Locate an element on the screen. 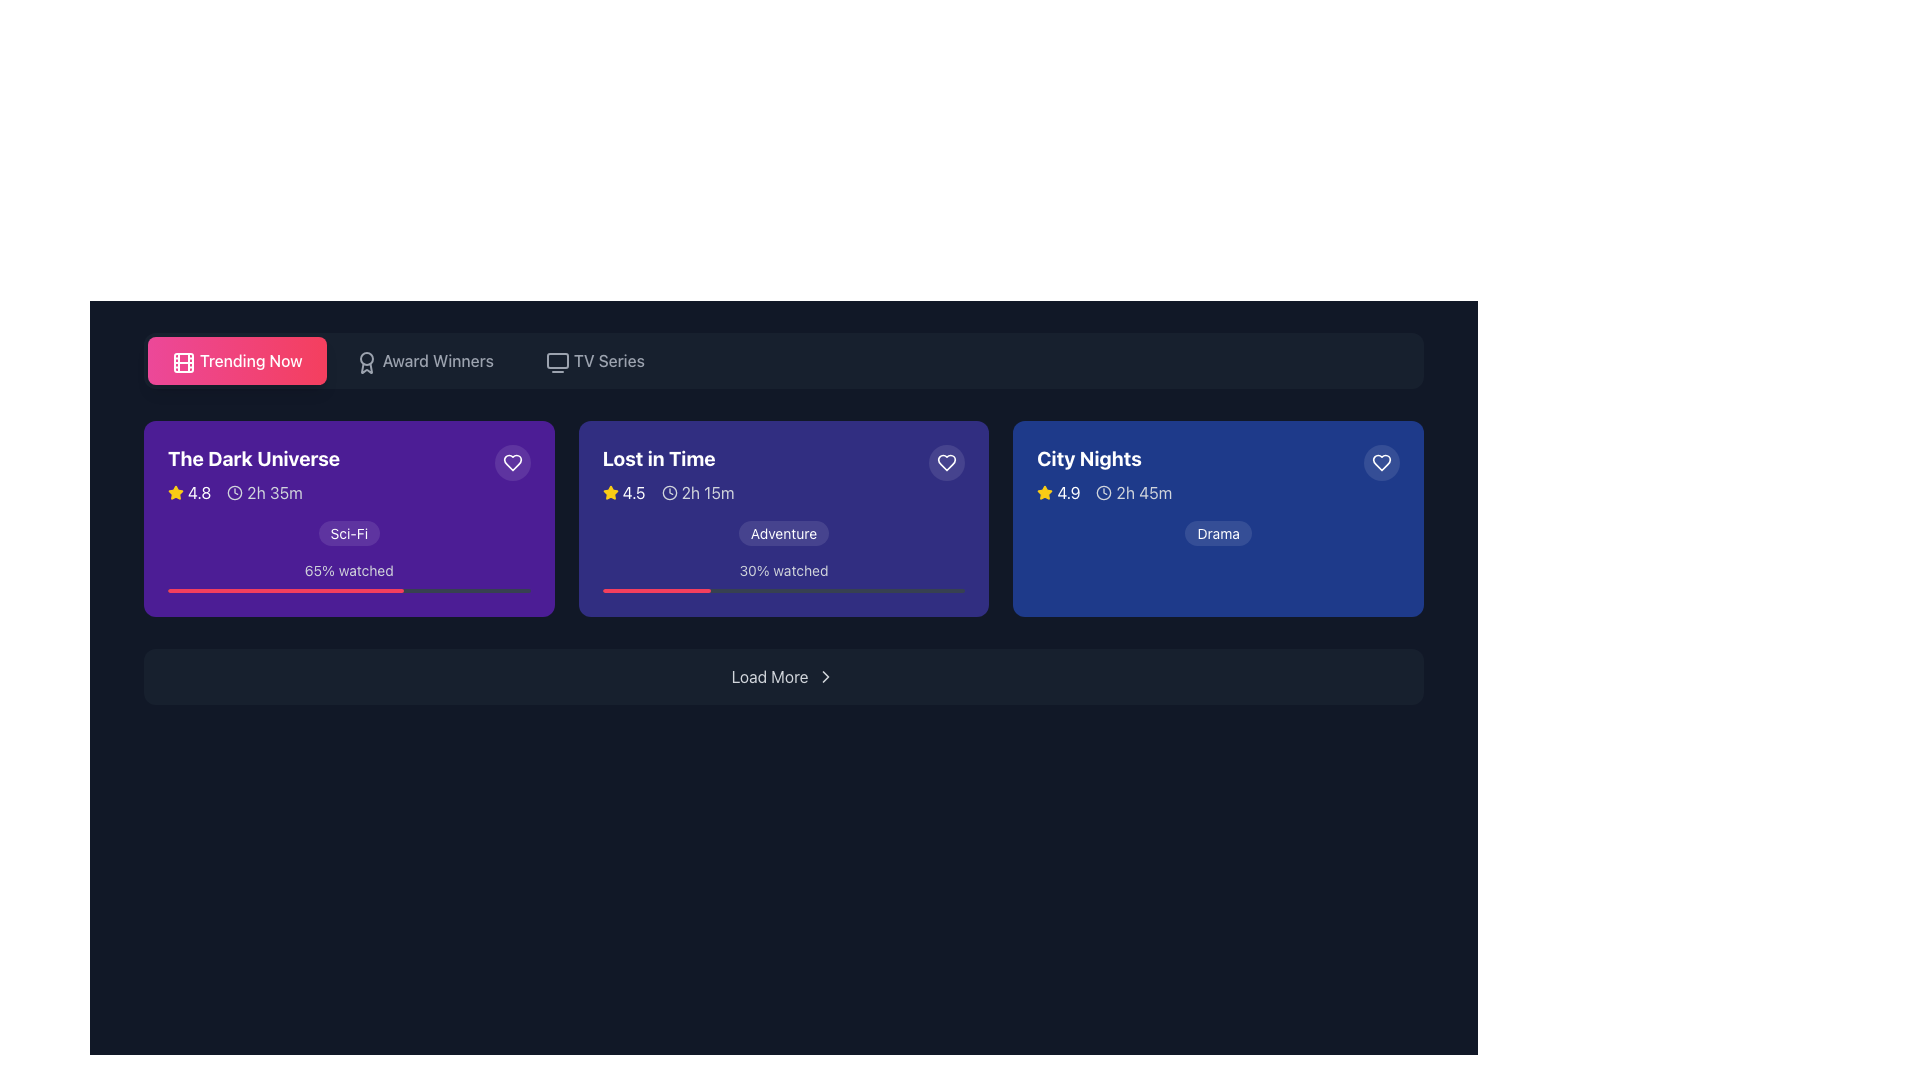  the text label 'City Nights' to trigger a tooltip or underline animation, which is located in the upper-left section of the blue card that is the third in a row of similarly styled cards is located at coordinates (1088, 459).